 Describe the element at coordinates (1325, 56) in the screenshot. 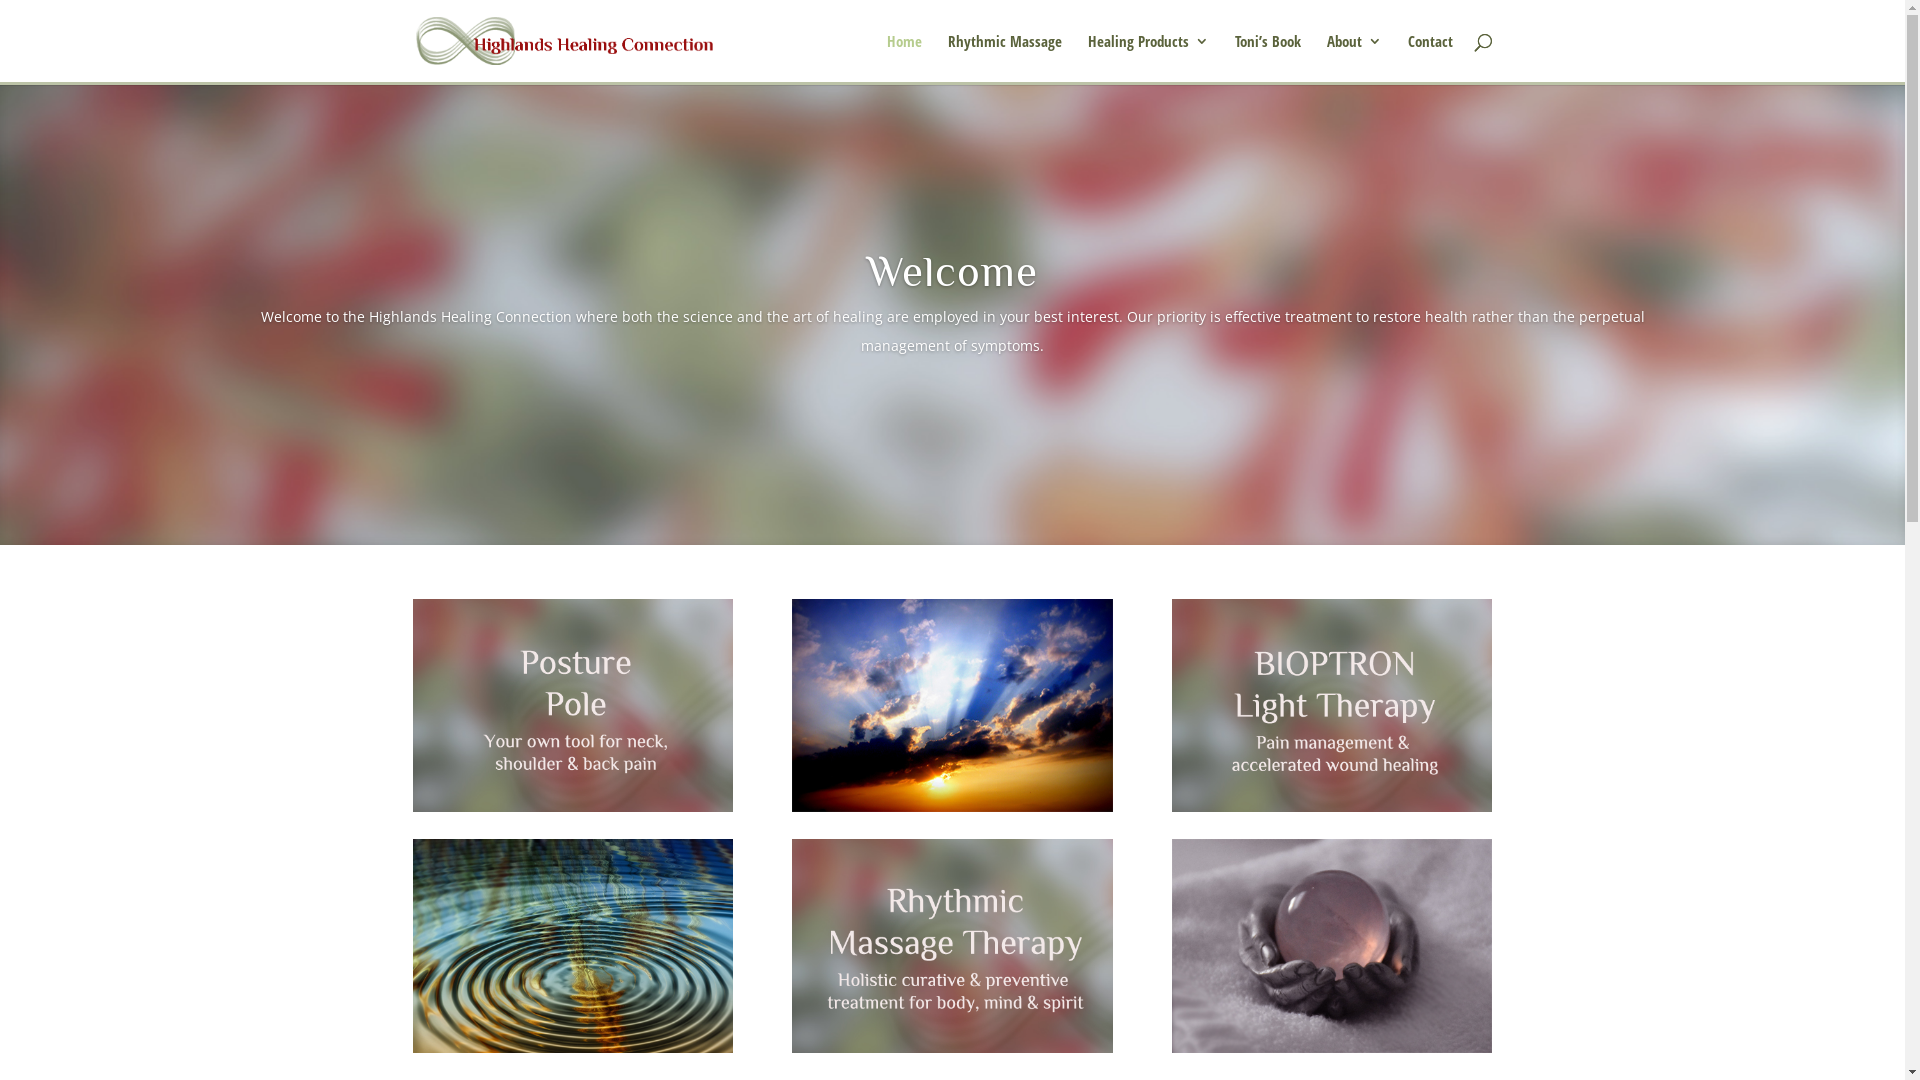

I see `'About'` at that location.